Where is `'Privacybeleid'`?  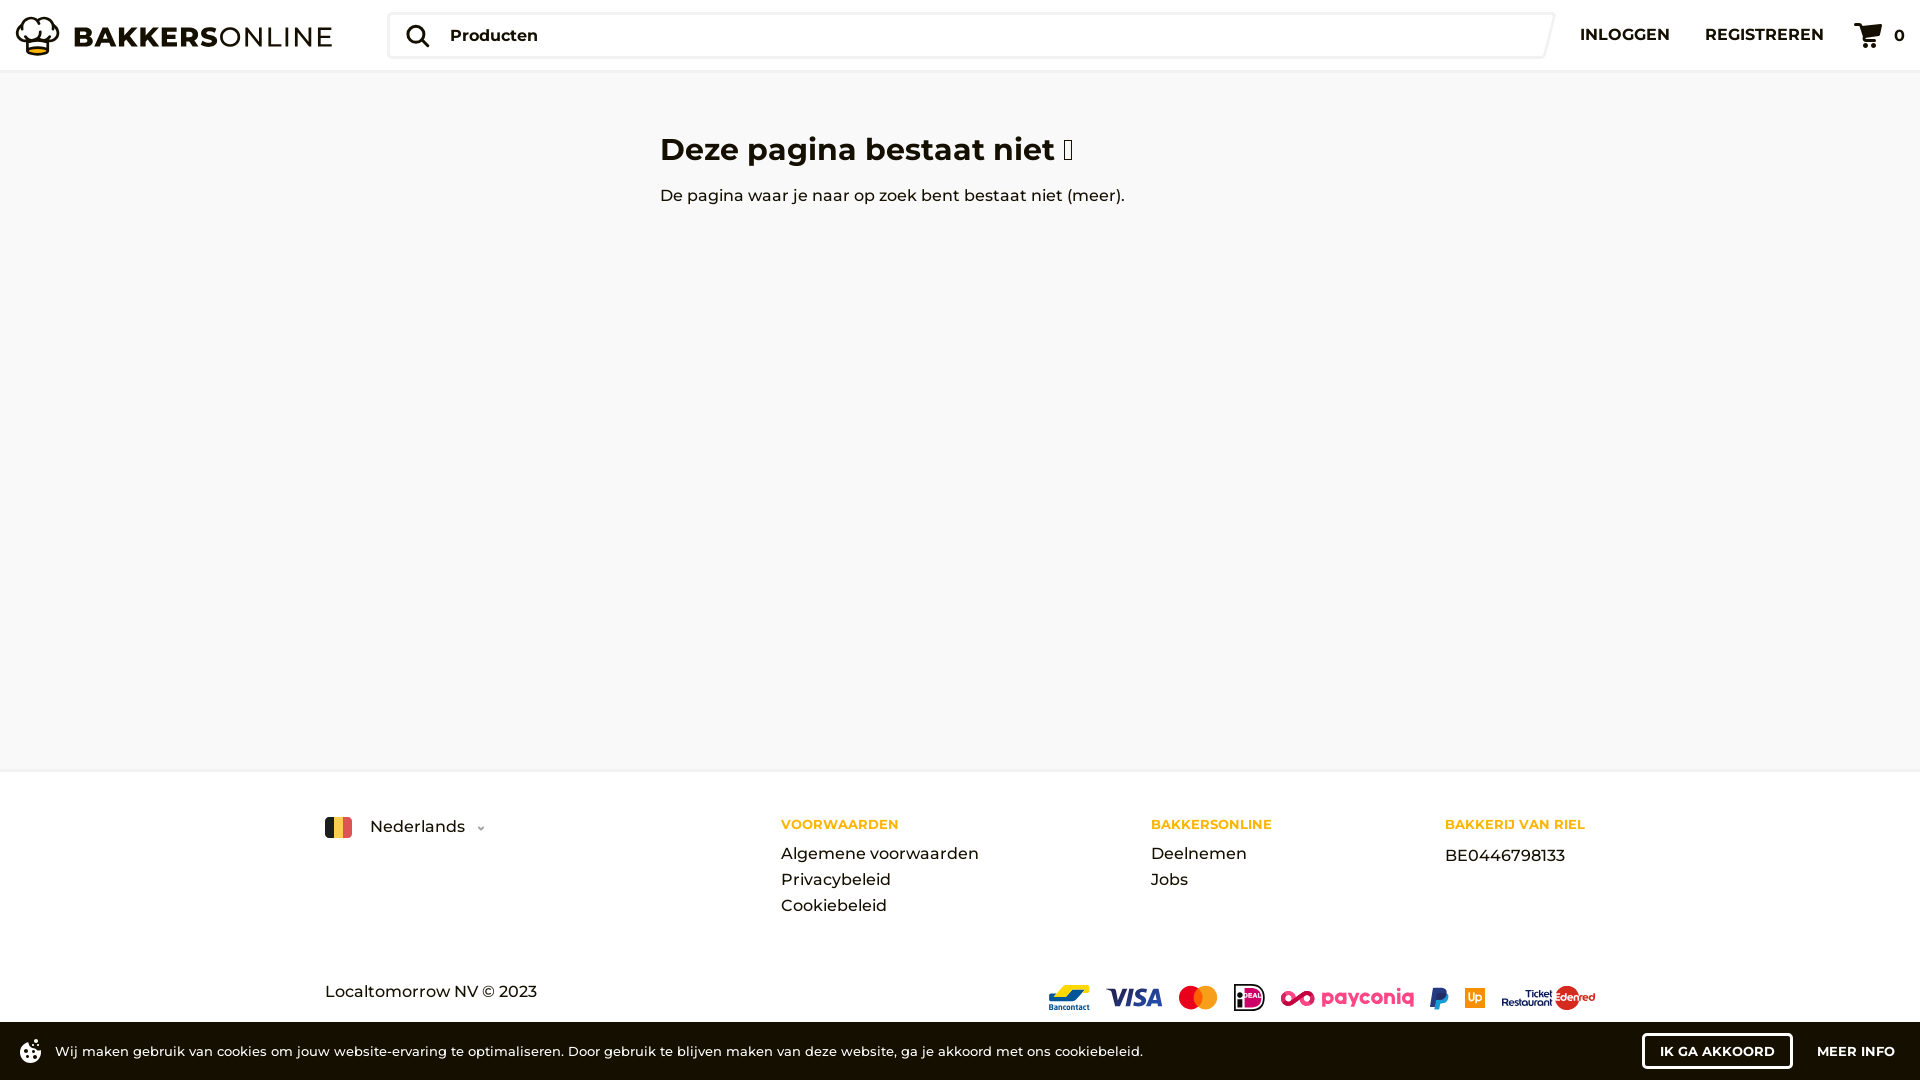
'Privacybeleid' is located at coordinates (878, 878).